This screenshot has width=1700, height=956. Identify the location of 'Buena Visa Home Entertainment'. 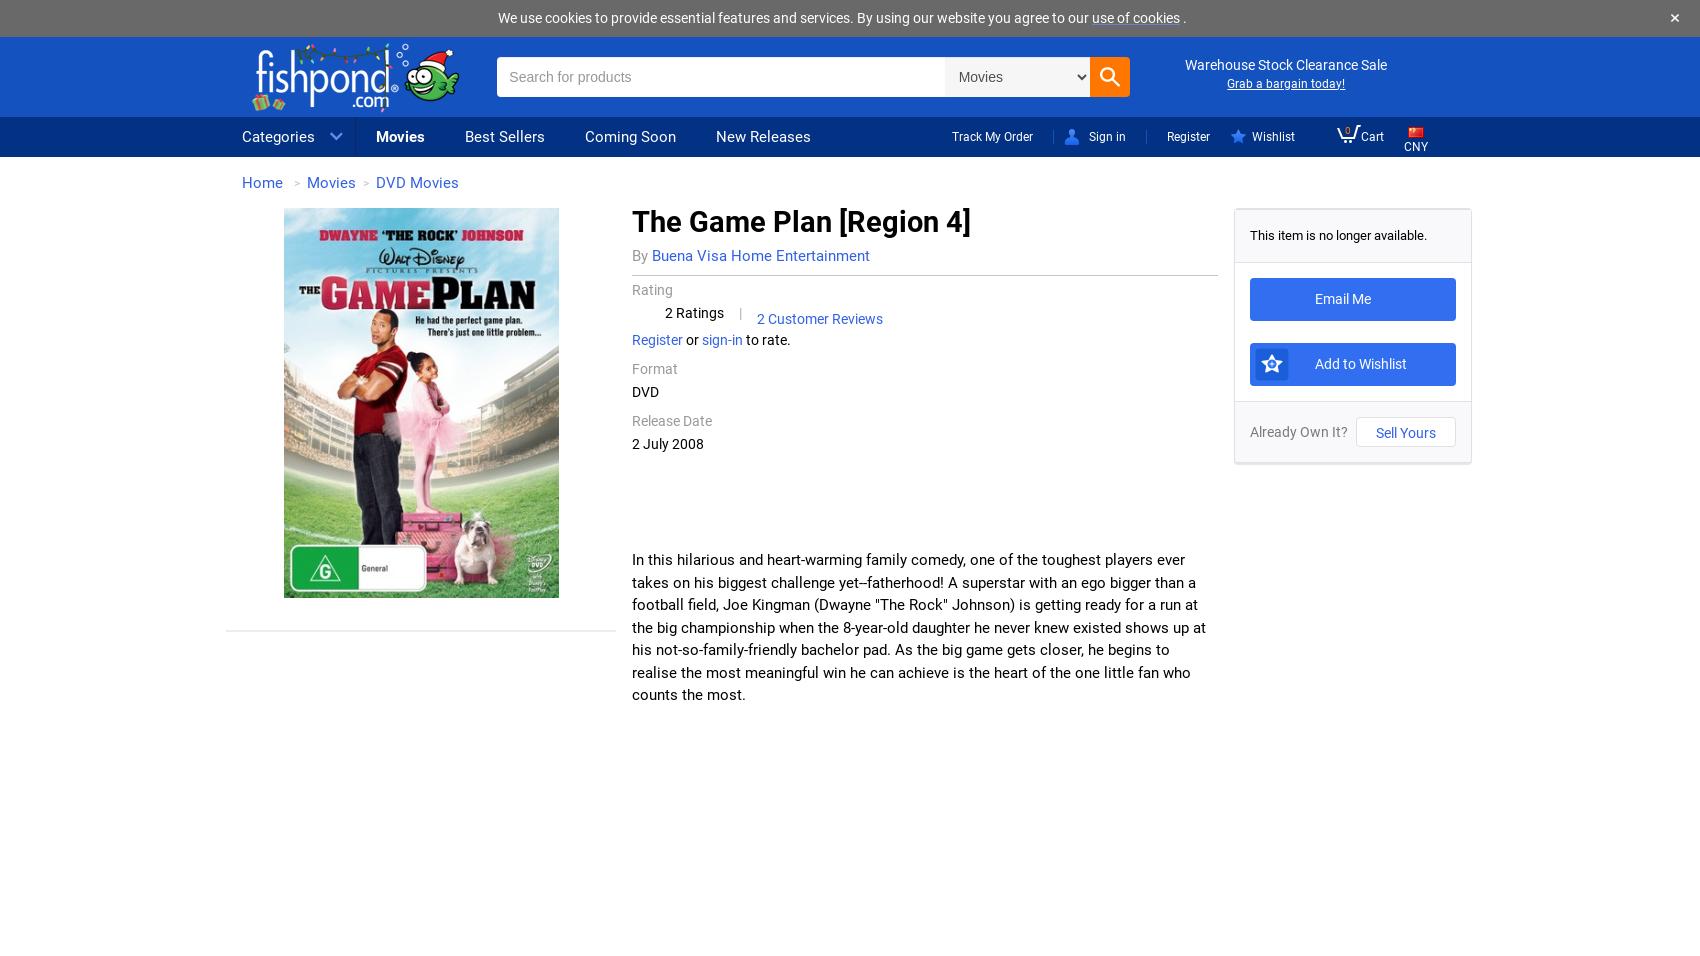
(759, 253).